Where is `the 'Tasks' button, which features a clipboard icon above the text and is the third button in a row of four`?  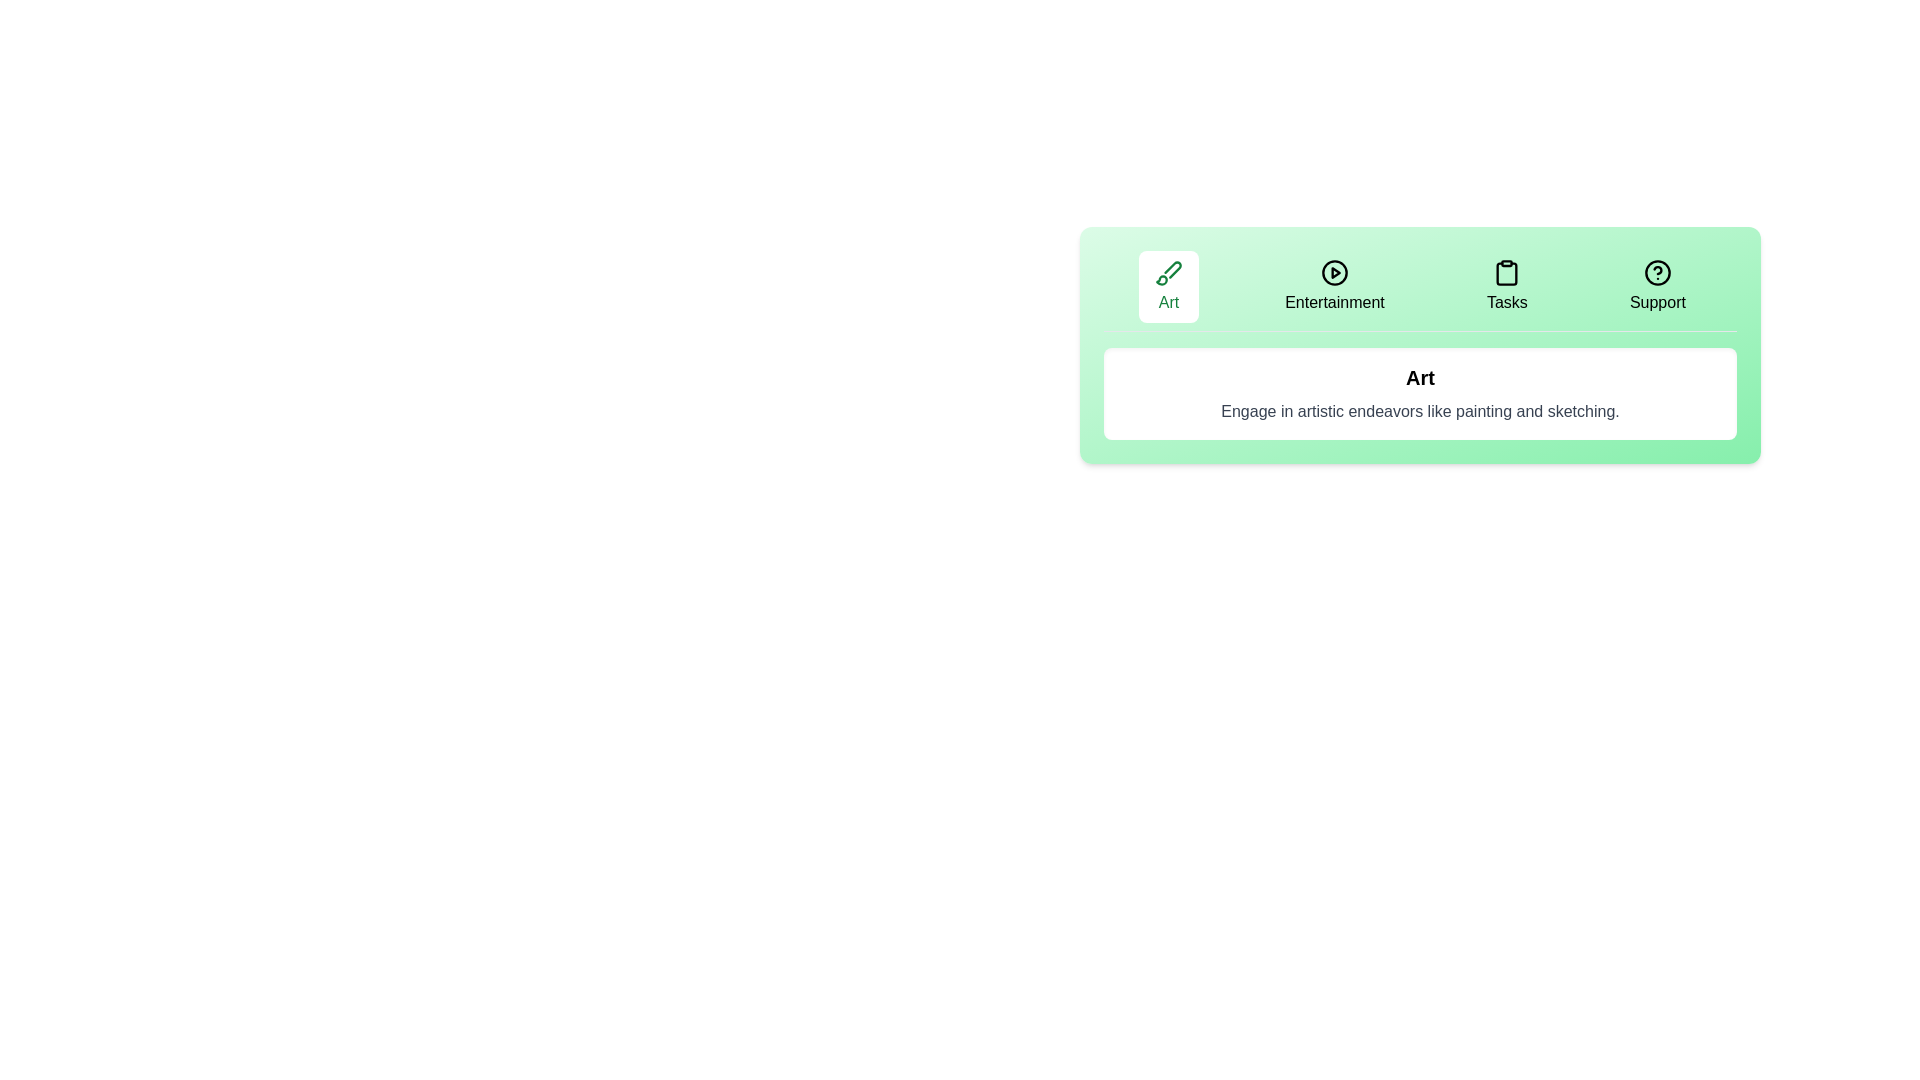
the 'Tasks' button, which features a clipboard icon above the text and is the third button in a row of four is located at coordinates (1507, 286).